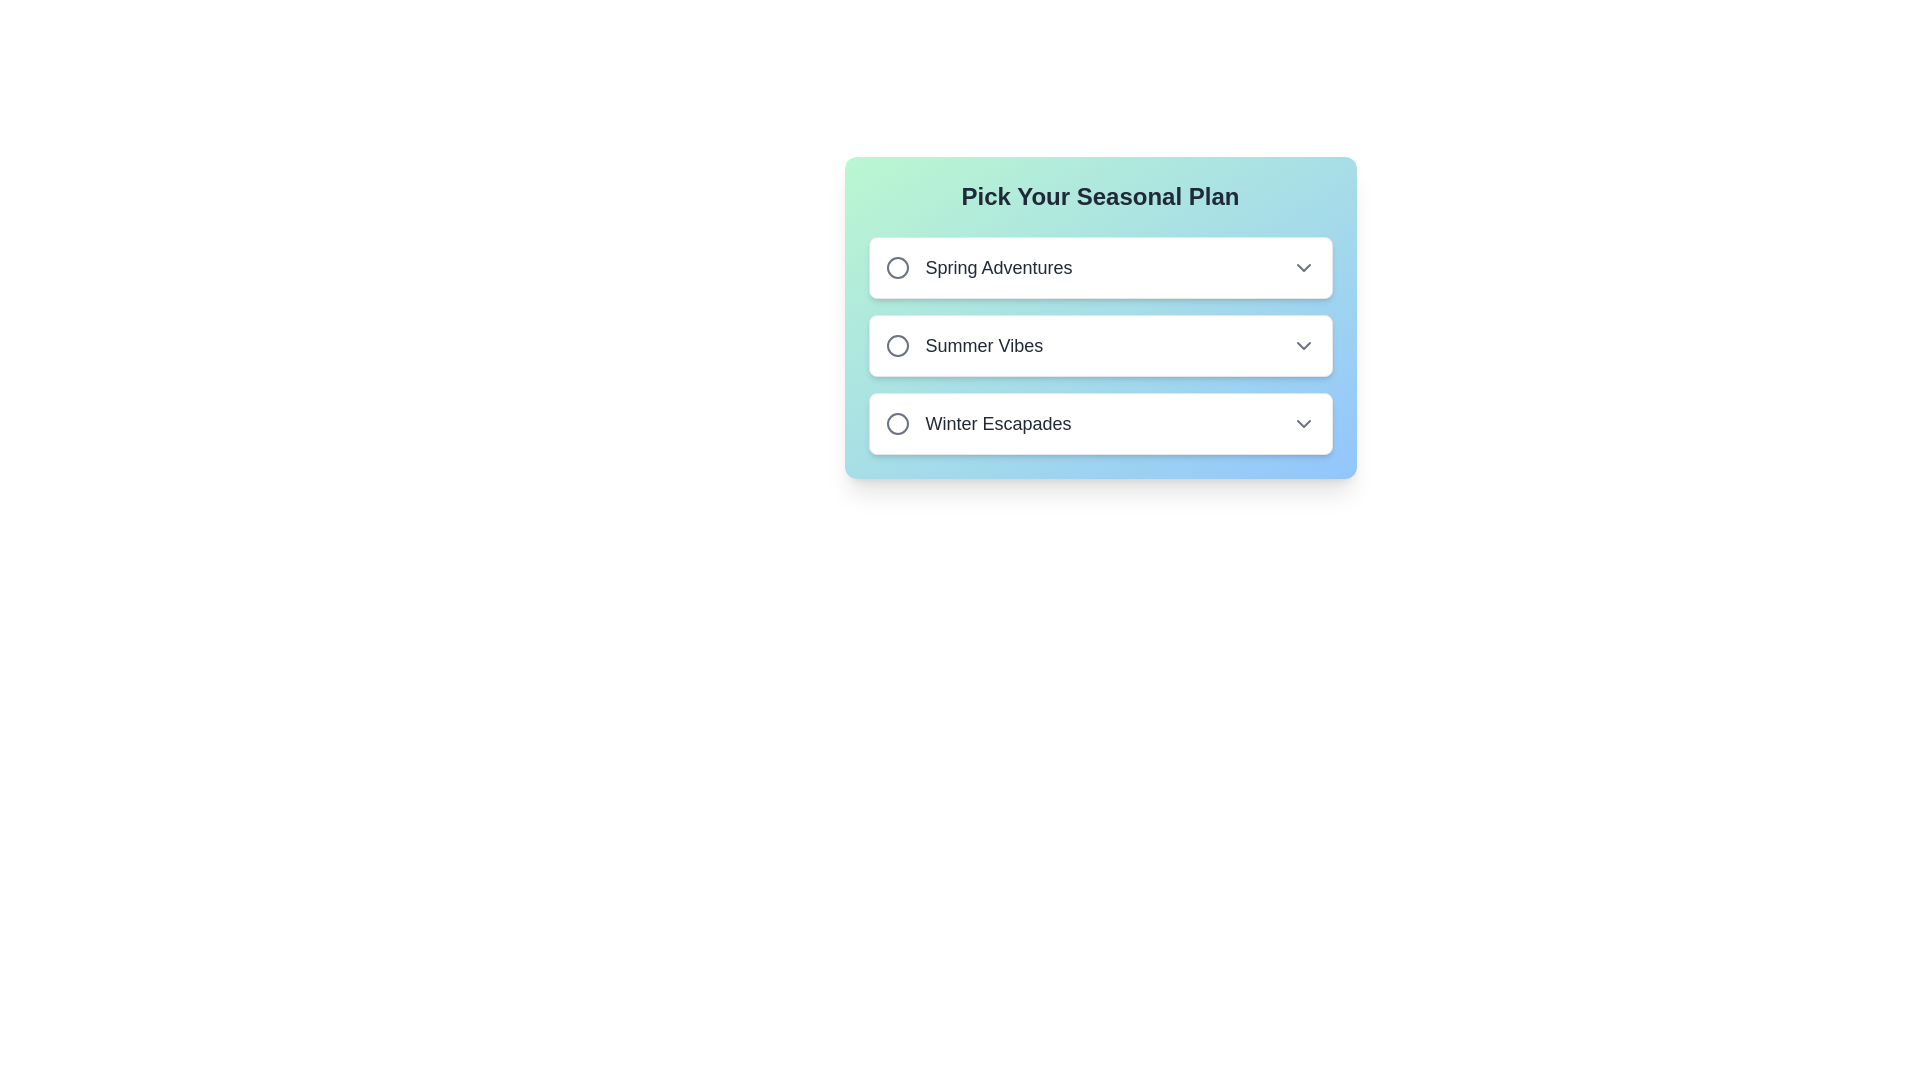  What do you see at coordinates (896, 345) in the screenshot?
I see `the radio button for 'Summer Vibes'` at bounding box center [896, 345].